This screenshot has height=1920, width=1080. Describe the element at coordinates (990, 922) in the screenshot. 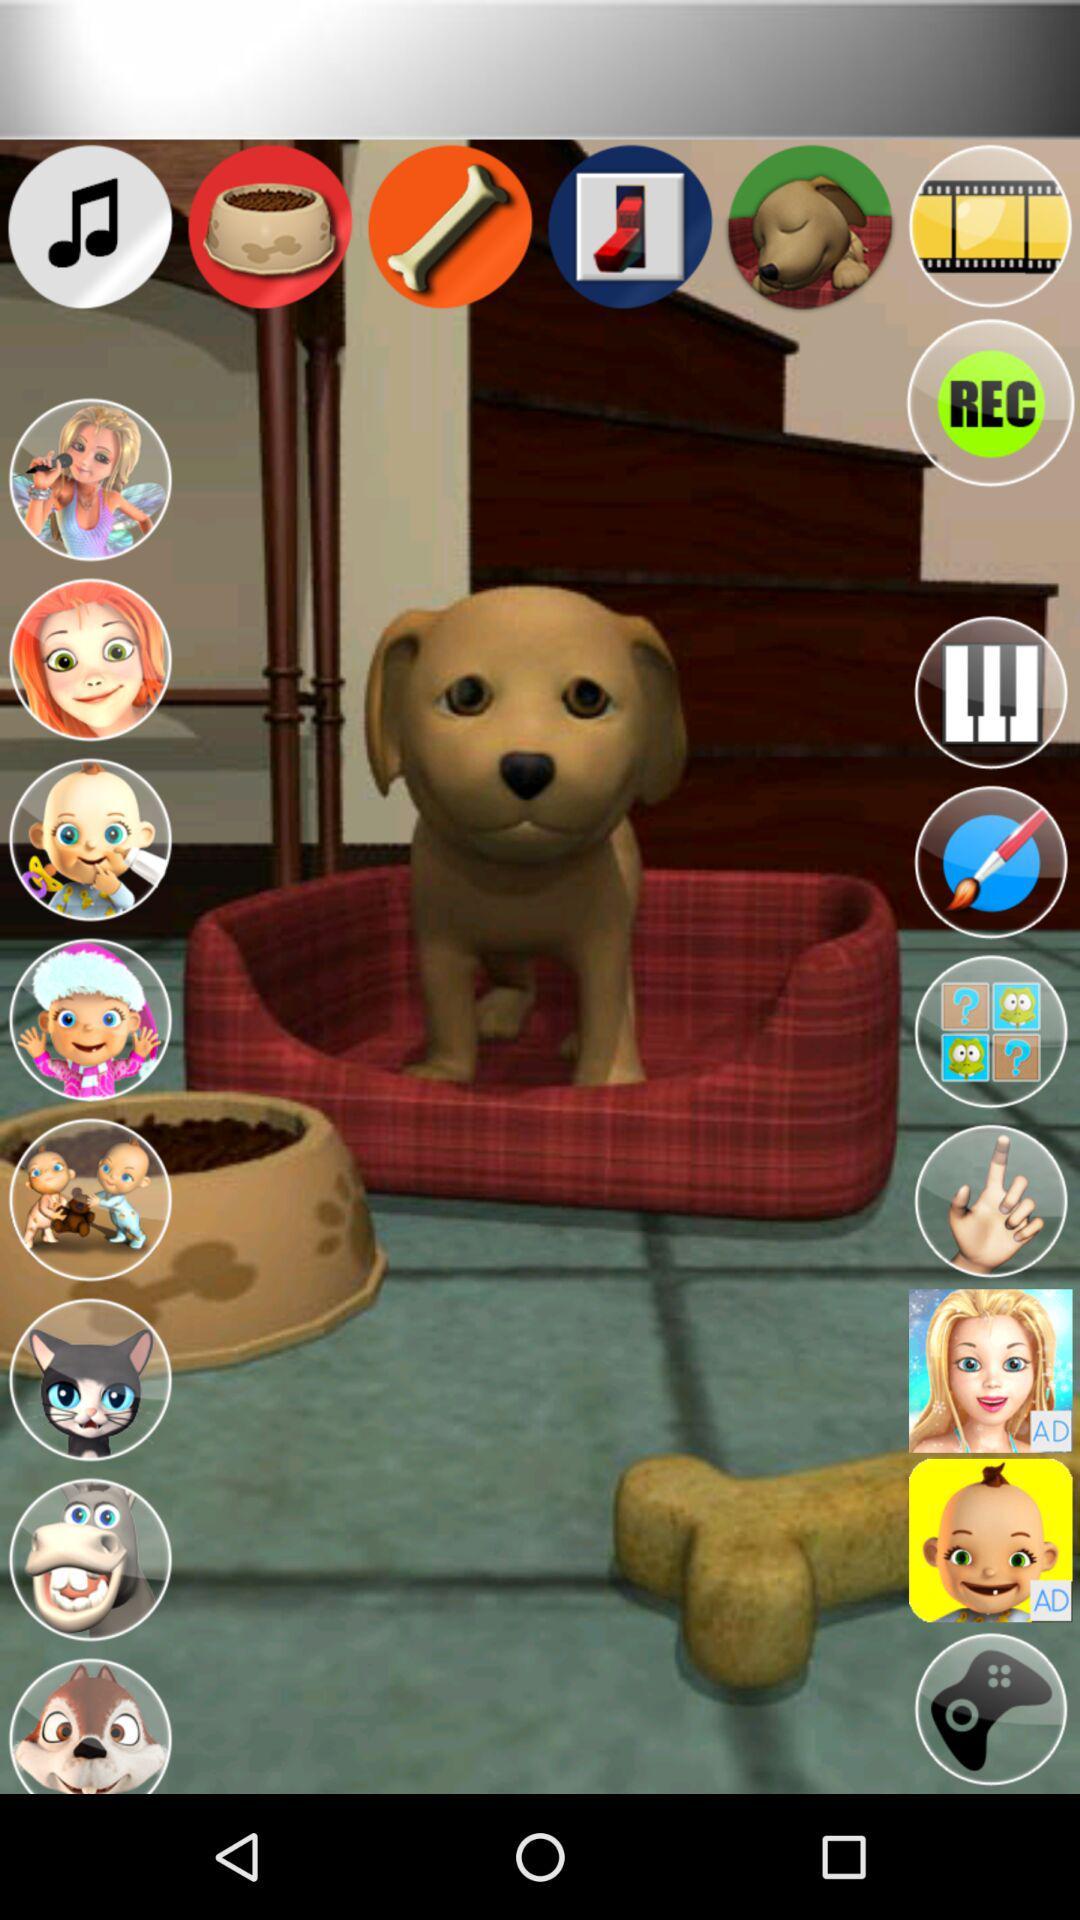

I see `the edit icon` at that location.